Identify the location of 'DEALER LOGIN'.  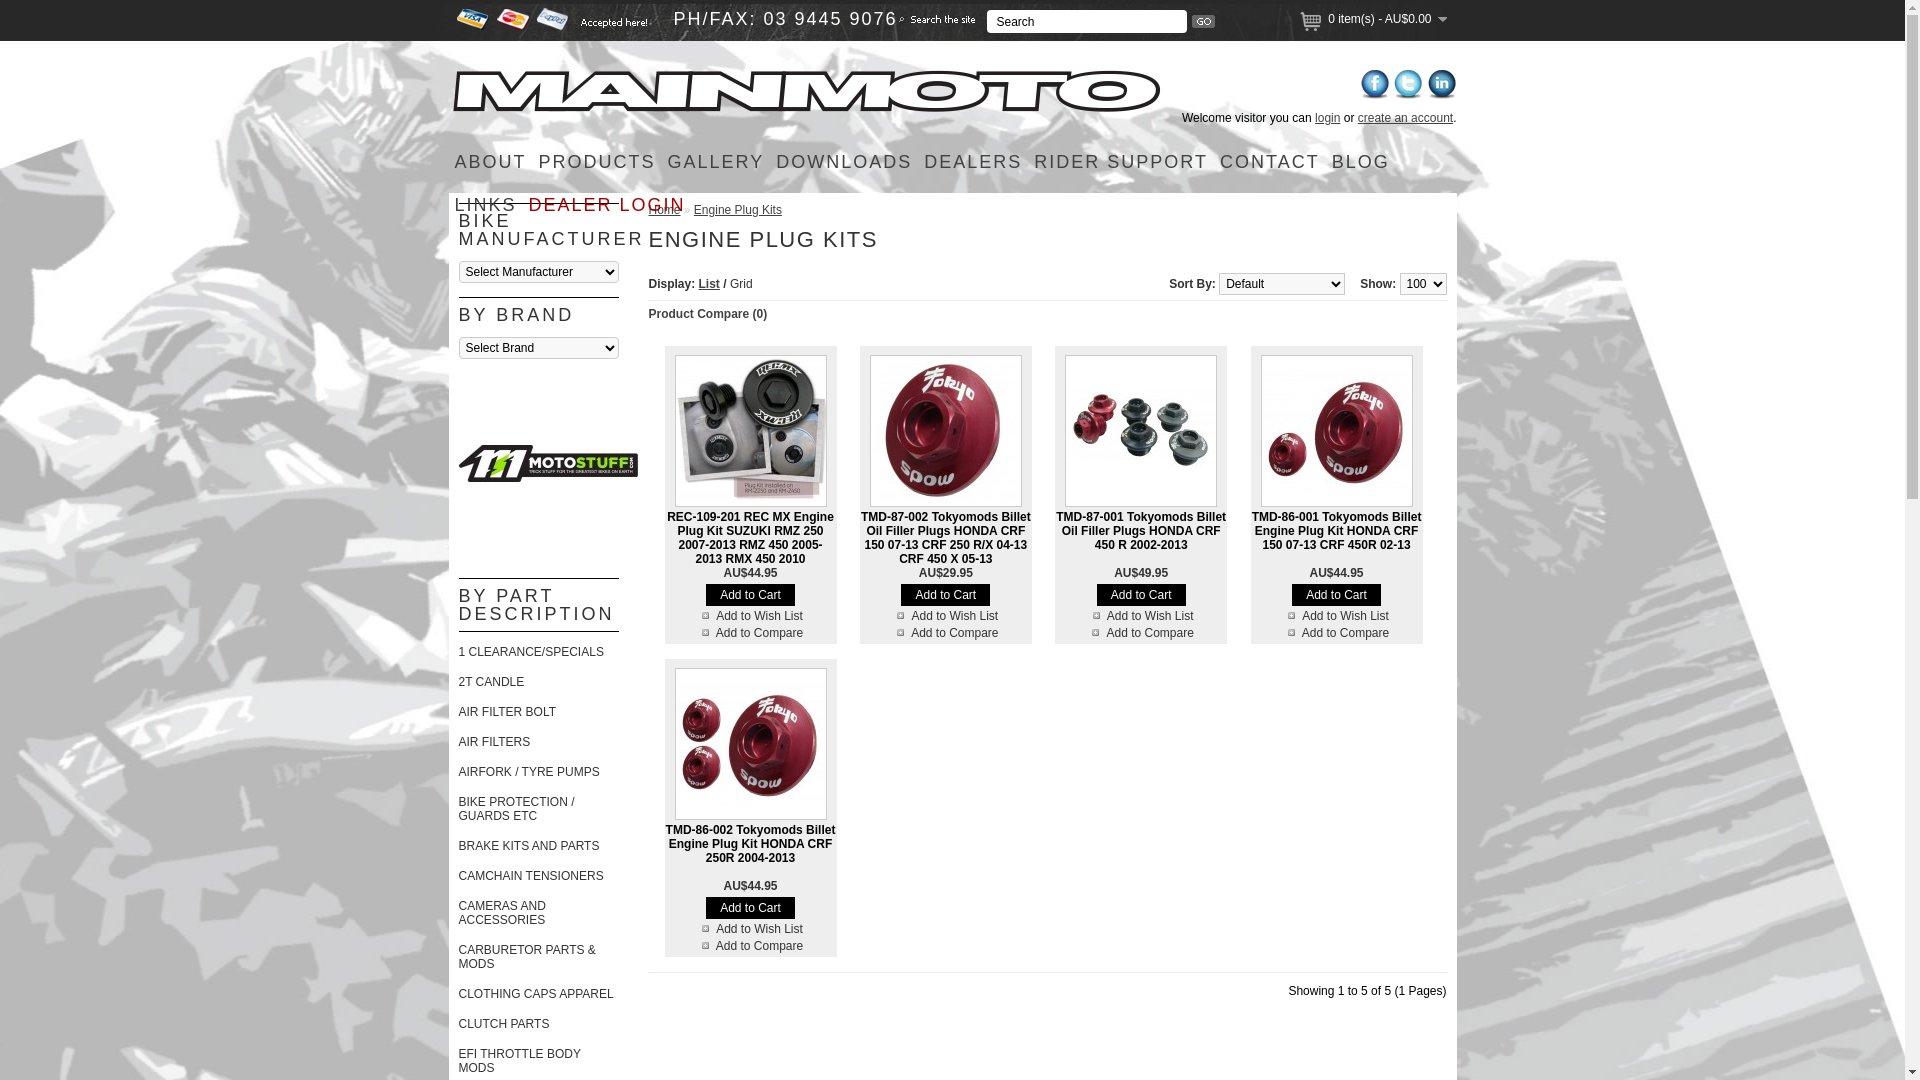
(606, 205).